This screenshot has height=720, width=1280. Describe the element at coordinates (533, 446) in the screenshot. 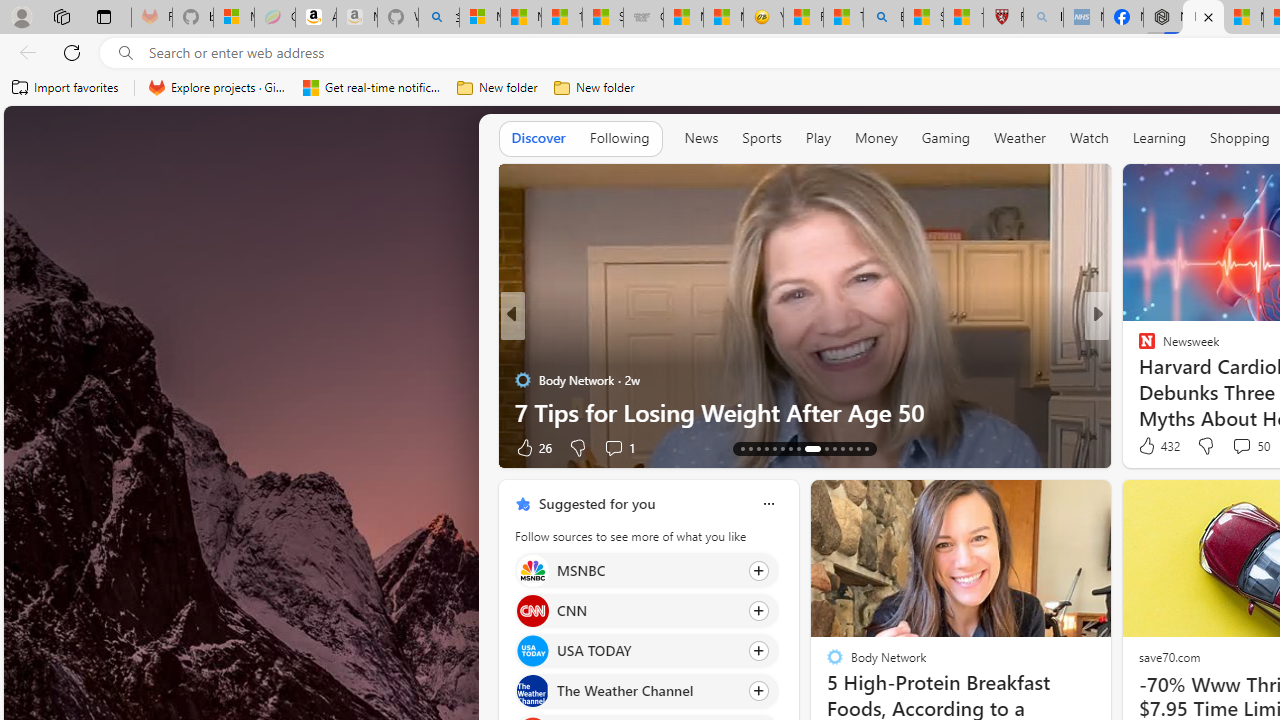

I see `'26 Like'` at that location.